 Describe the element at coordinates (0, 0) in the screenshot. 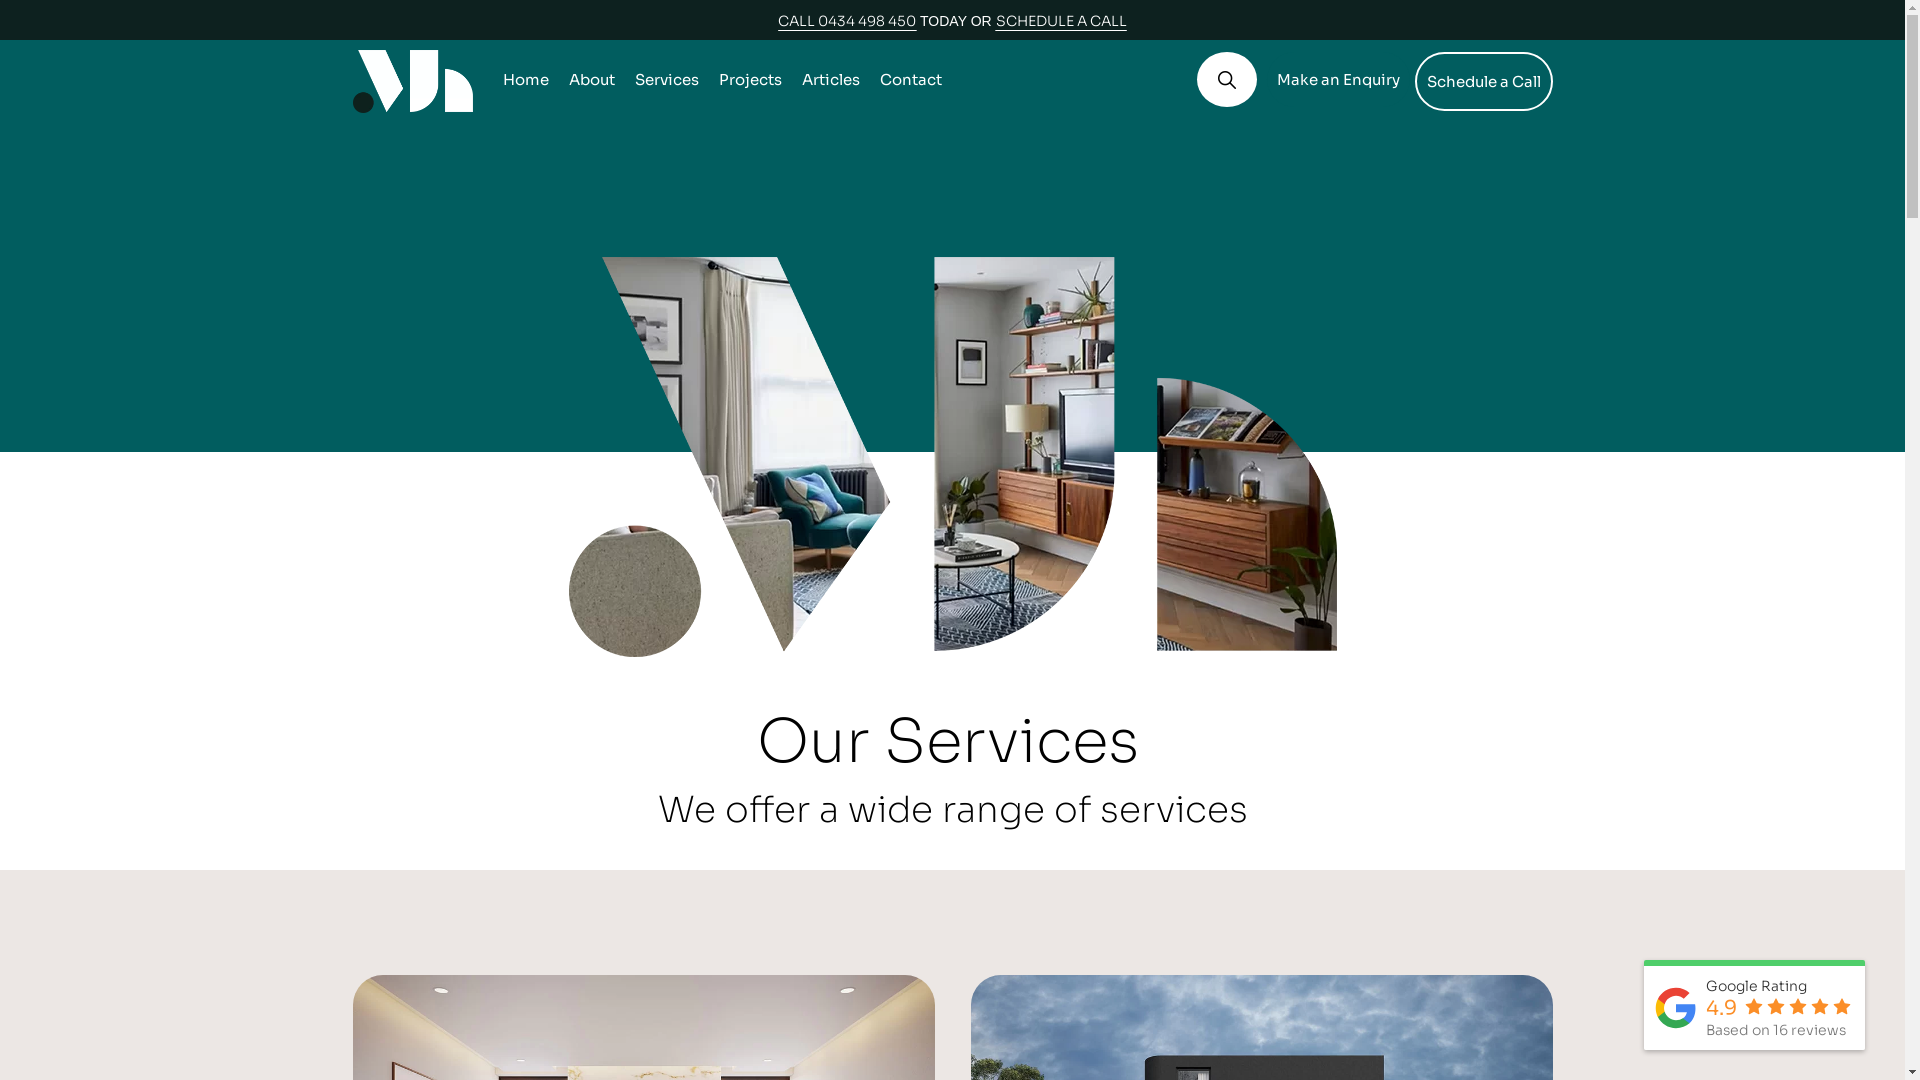

I see `'Skip to primary navigation'` at that location.